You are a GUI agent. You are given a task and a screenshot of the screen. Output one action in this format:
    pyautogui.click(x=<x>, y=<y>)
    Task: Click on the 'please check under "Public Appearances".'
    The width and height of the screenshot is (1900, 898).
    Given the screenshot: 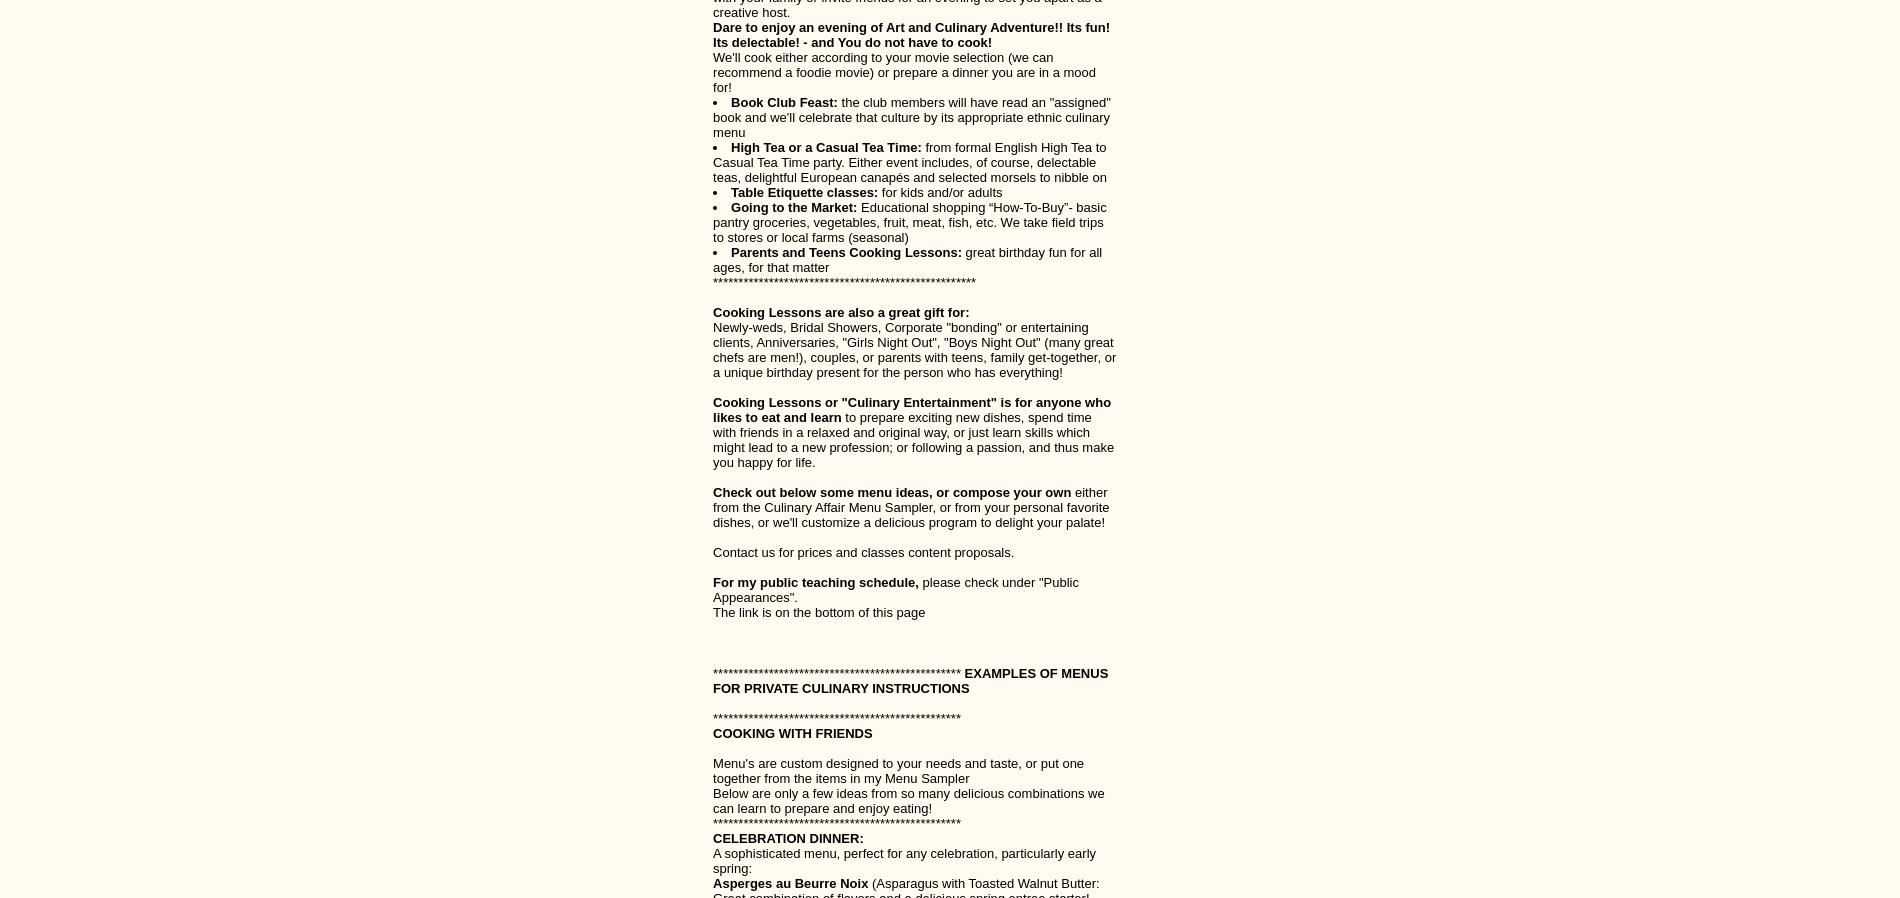 What is the action you would take?
    pyautogui.click(x=894, y=588)
    